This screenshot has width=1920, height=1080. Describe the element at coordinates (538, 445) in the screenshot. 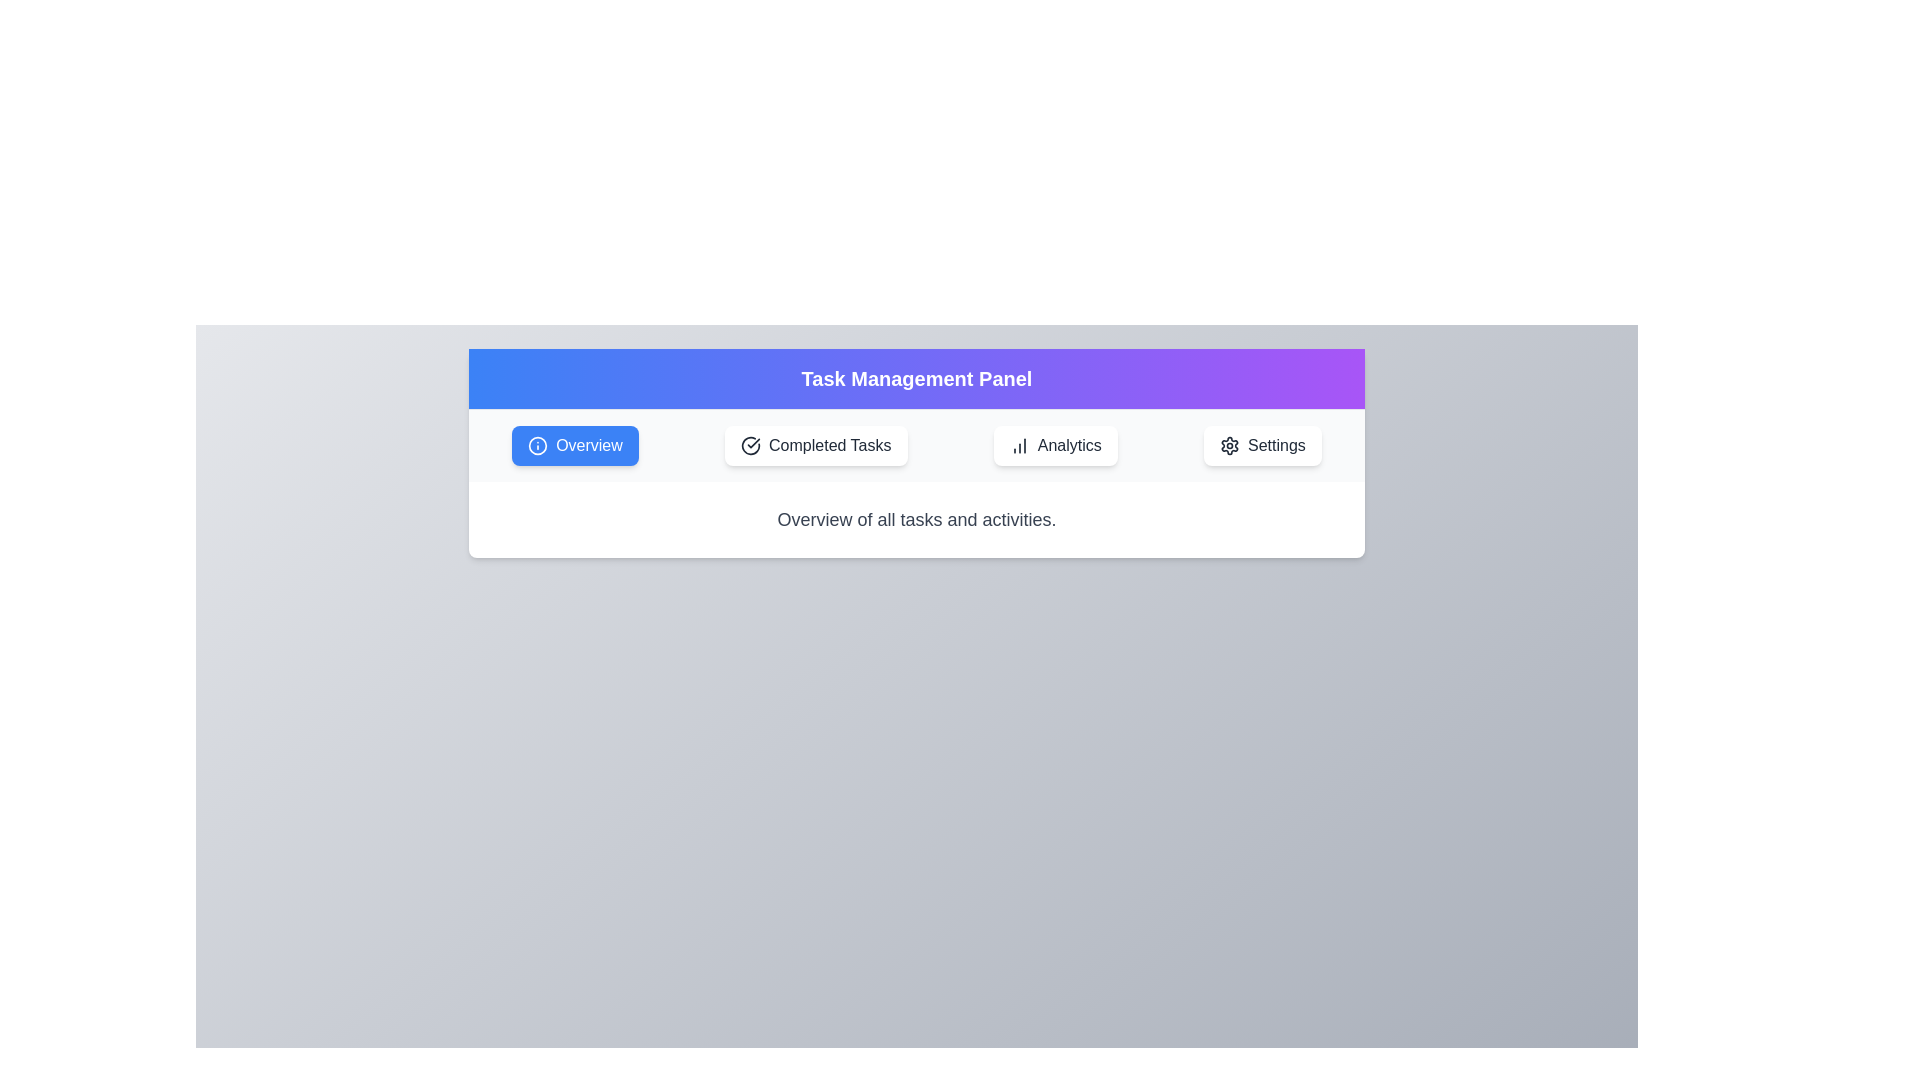

I see `the information circle icon located at the center of the 'Overview' button in the main navigation panel` at that location.